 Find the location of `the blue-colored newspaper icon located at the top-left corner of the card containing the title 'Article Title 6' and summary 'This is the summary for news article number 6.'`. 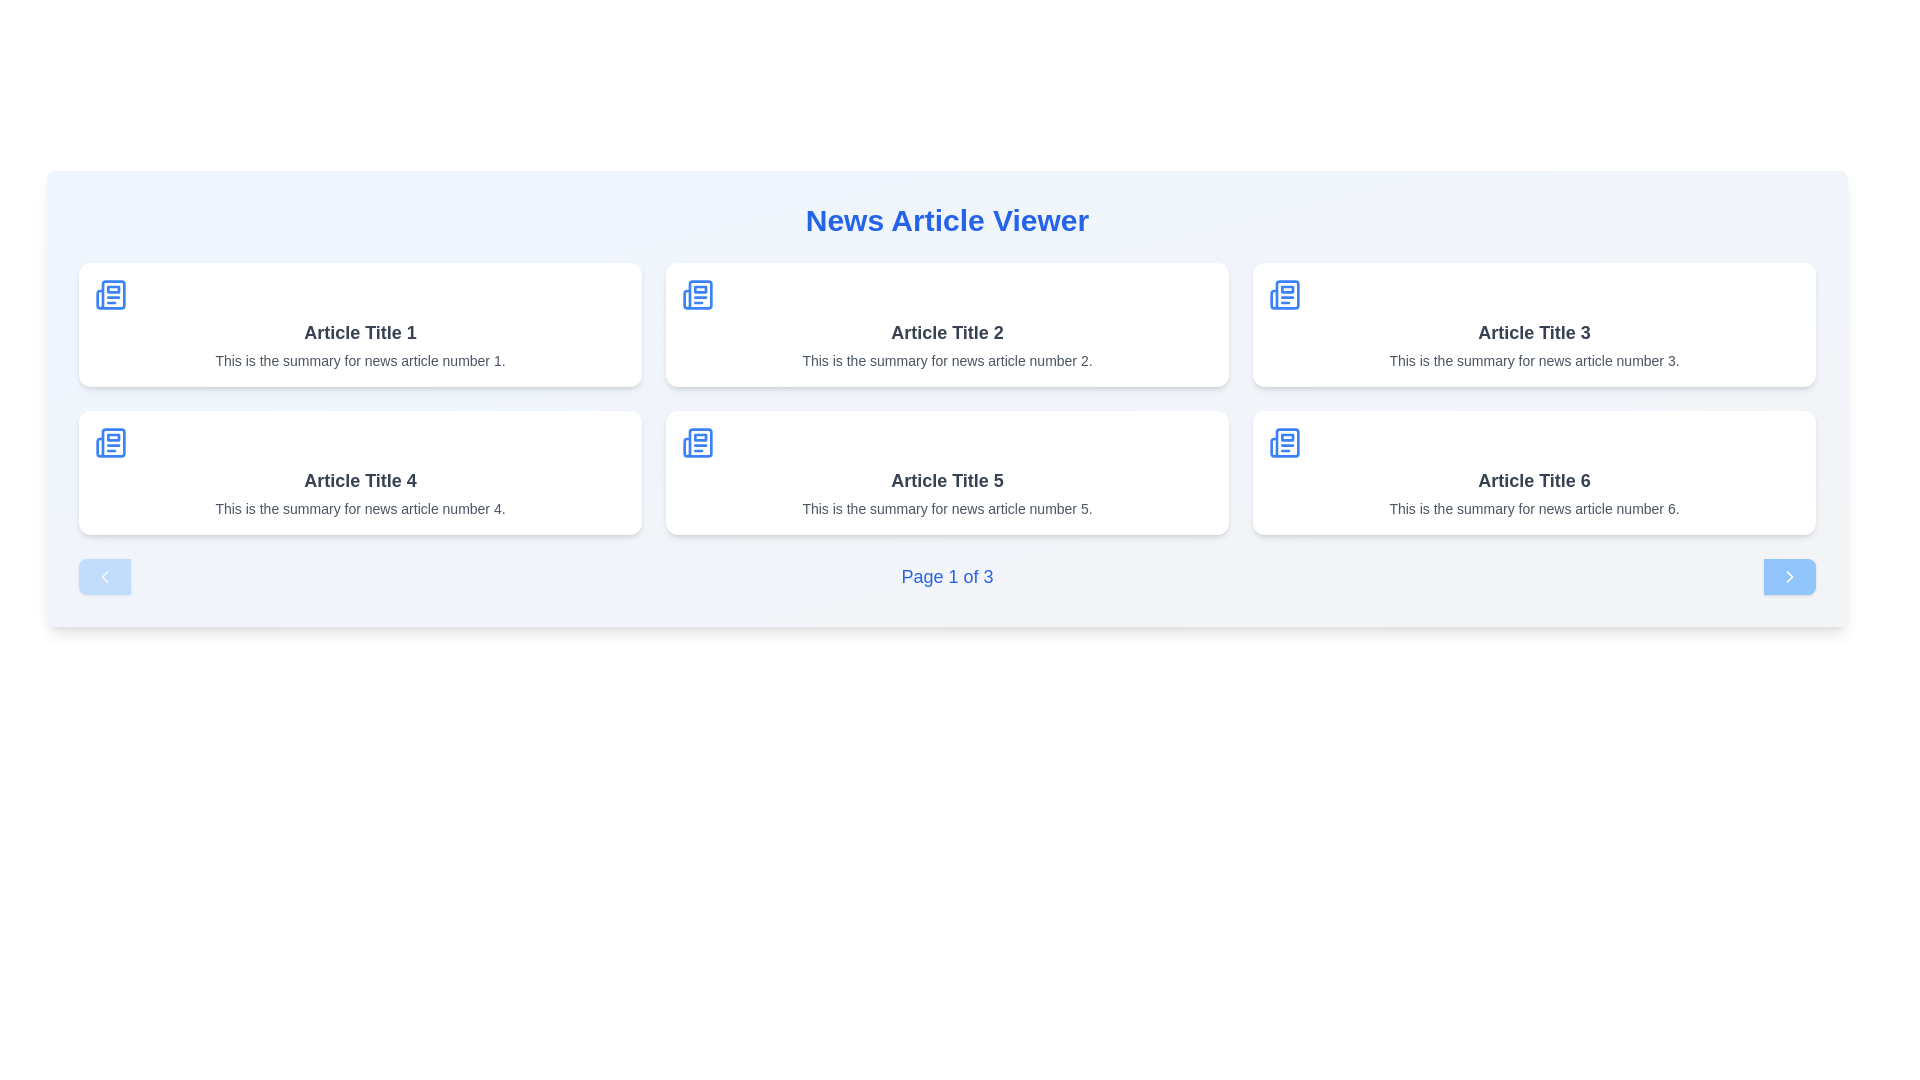

the blue-colored newspaper icon located at the top-left corner of the card containing the title 'Article Title 6' and summary 'This is the summary for news article number 6.' is located at coordinates (1285, 442).